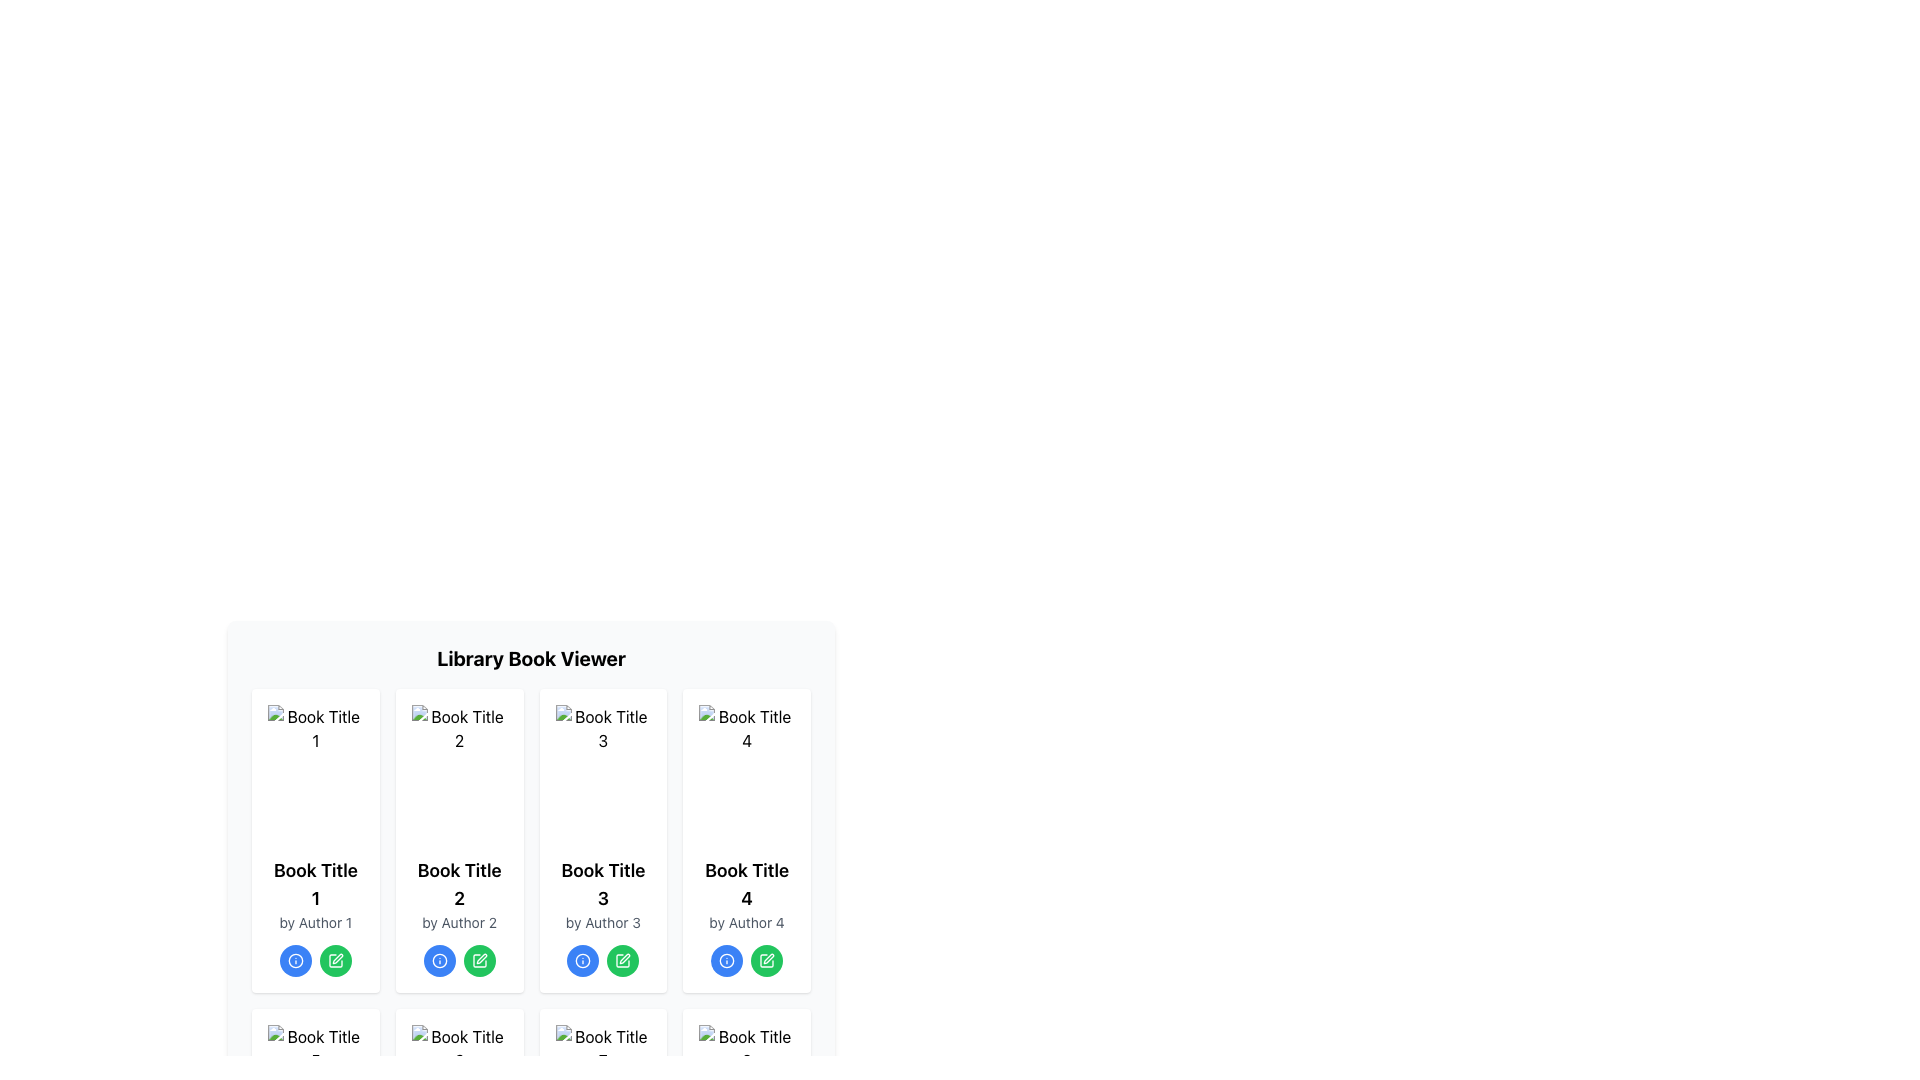 The height and width of the screenshot is (1080, 1920). I want to click on the info button on the book card in the library viewer, so click(314, 840).